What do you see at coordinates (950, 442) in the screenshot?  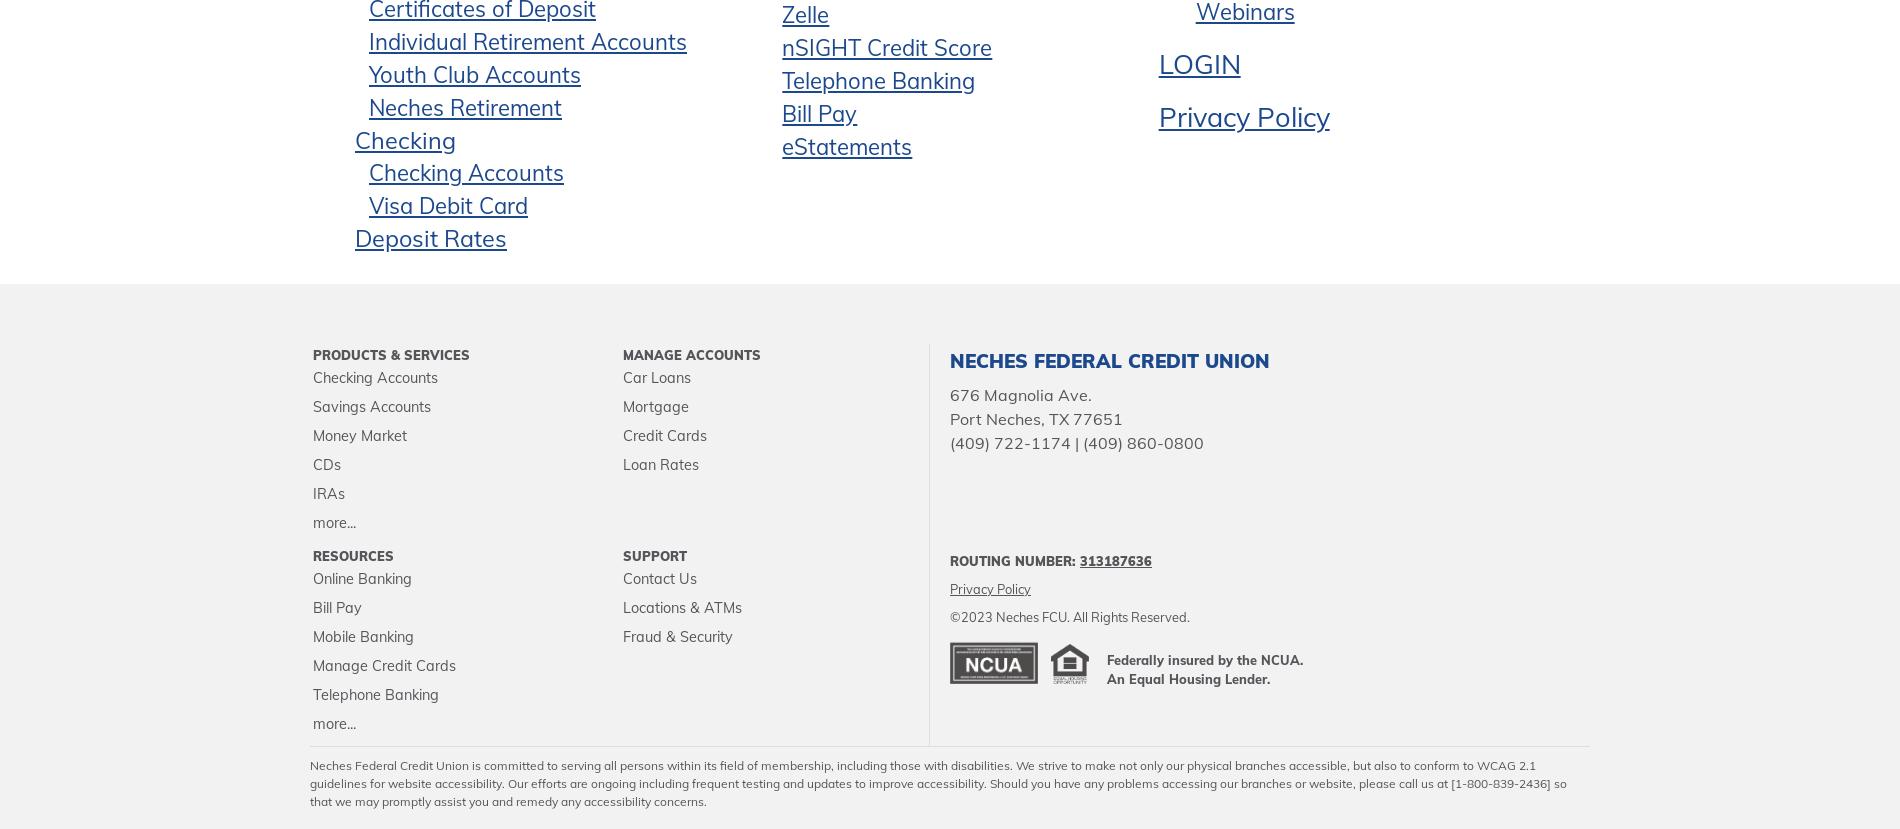 I see `'(409) 722-1174 | (409) 860-0800'` at bounding box center [950, 442].